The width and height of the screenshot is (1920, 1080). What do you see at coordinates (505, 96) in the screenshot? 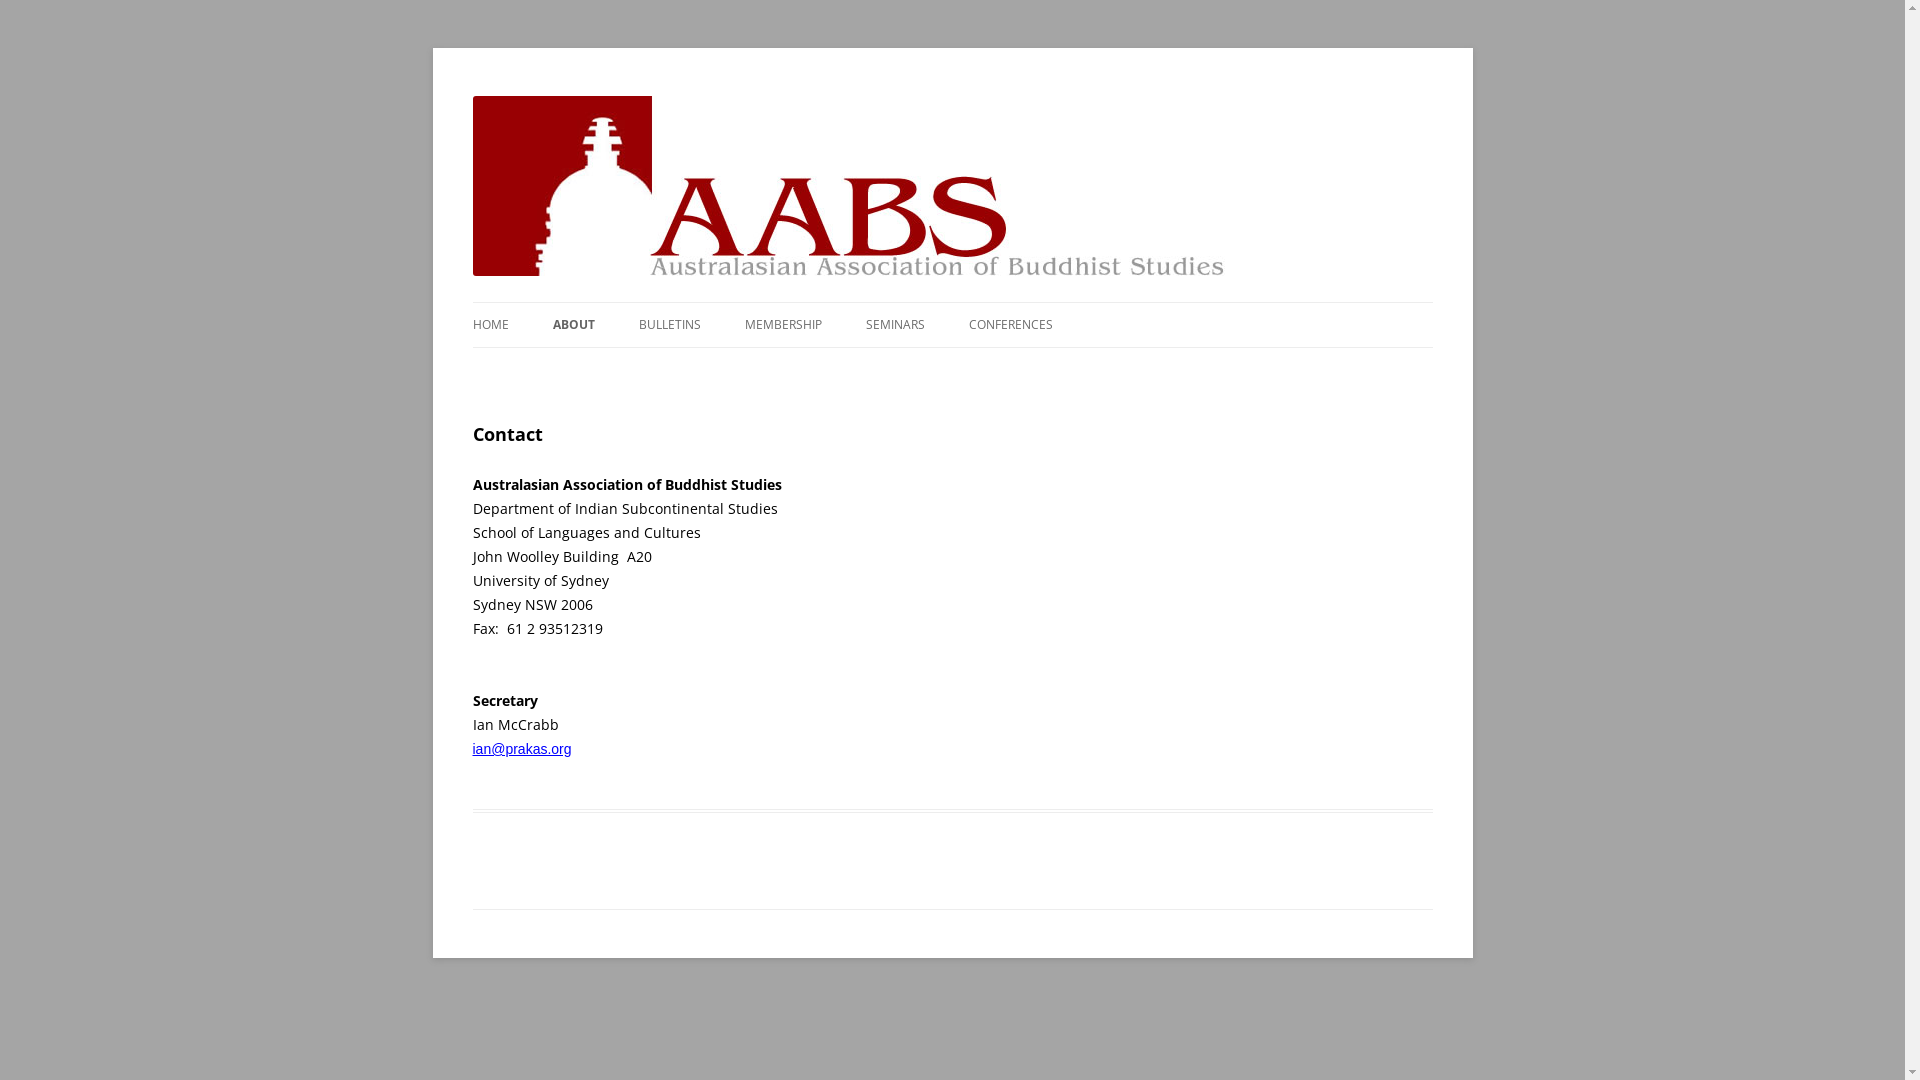
I see `'AABS'` at bounding box center [505, 96].